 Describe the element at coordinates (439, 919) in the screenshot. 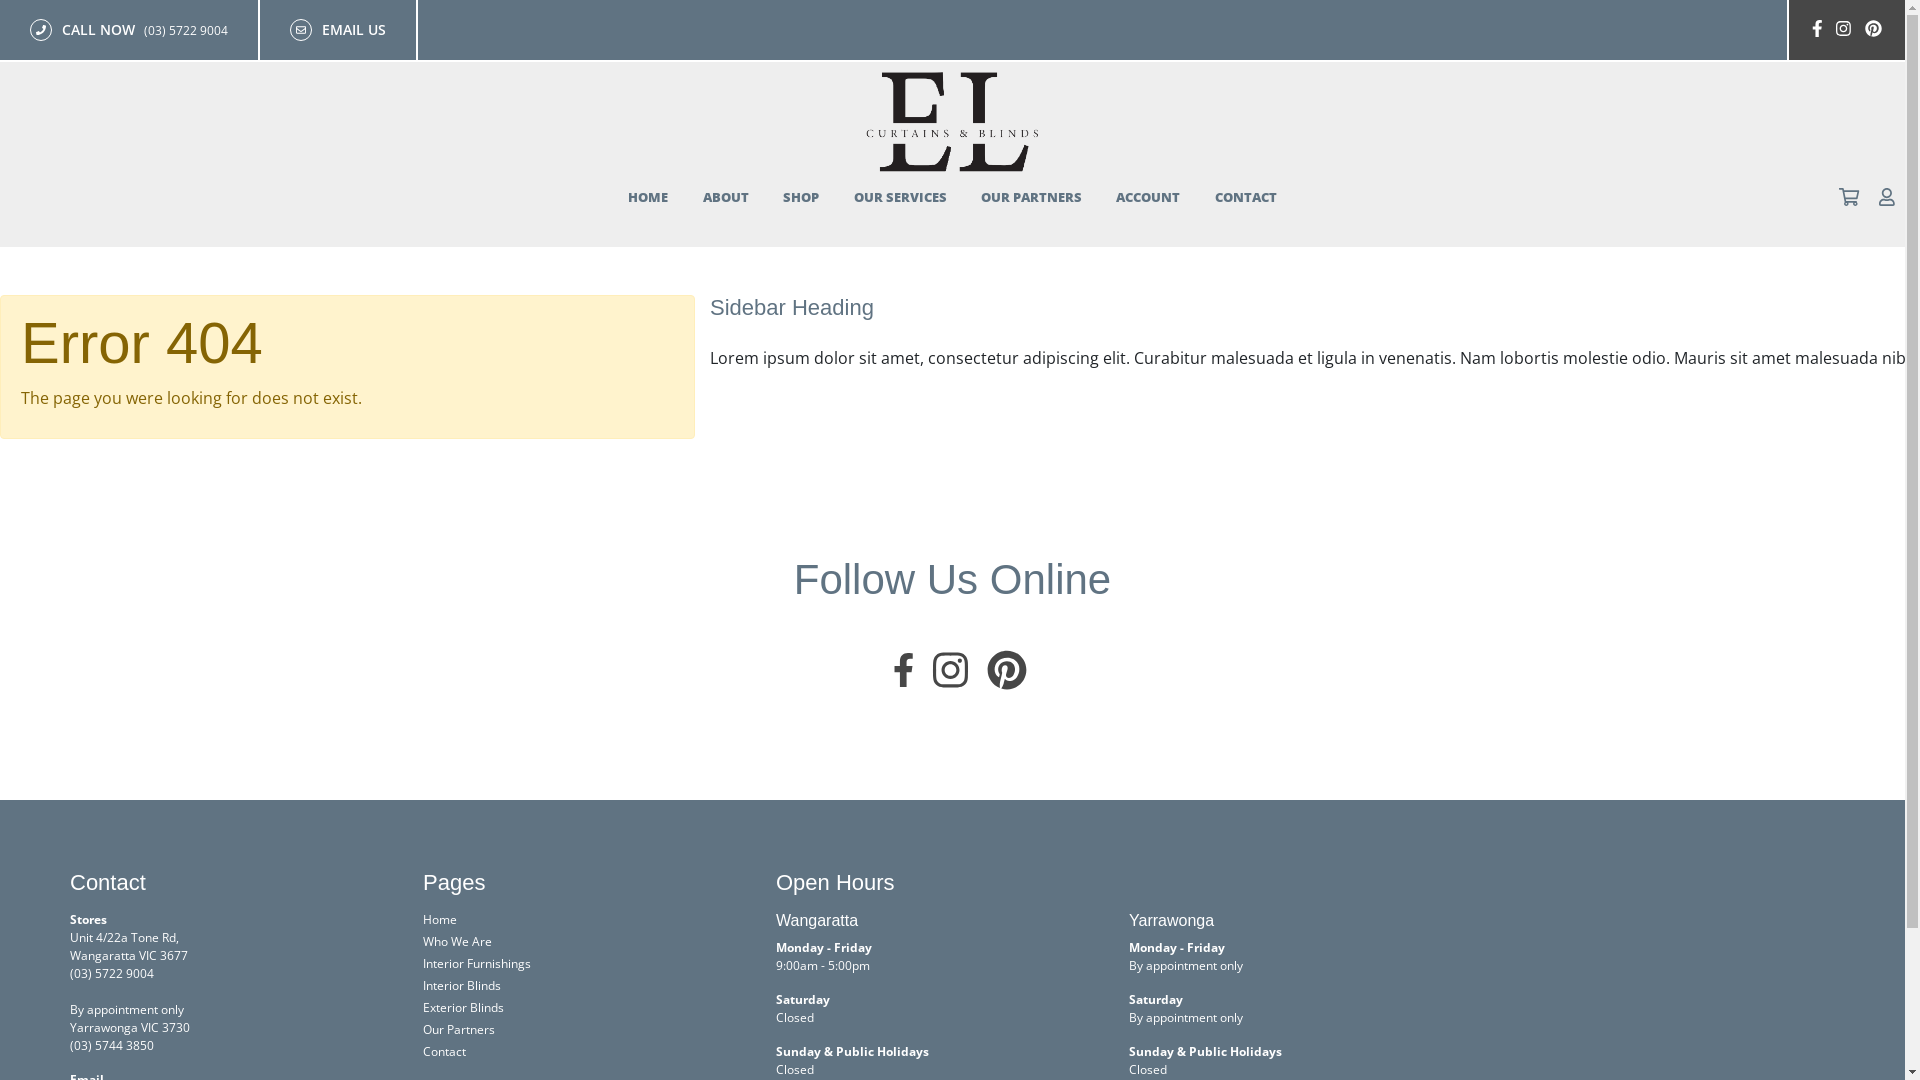

I see `'Home'` at that location.